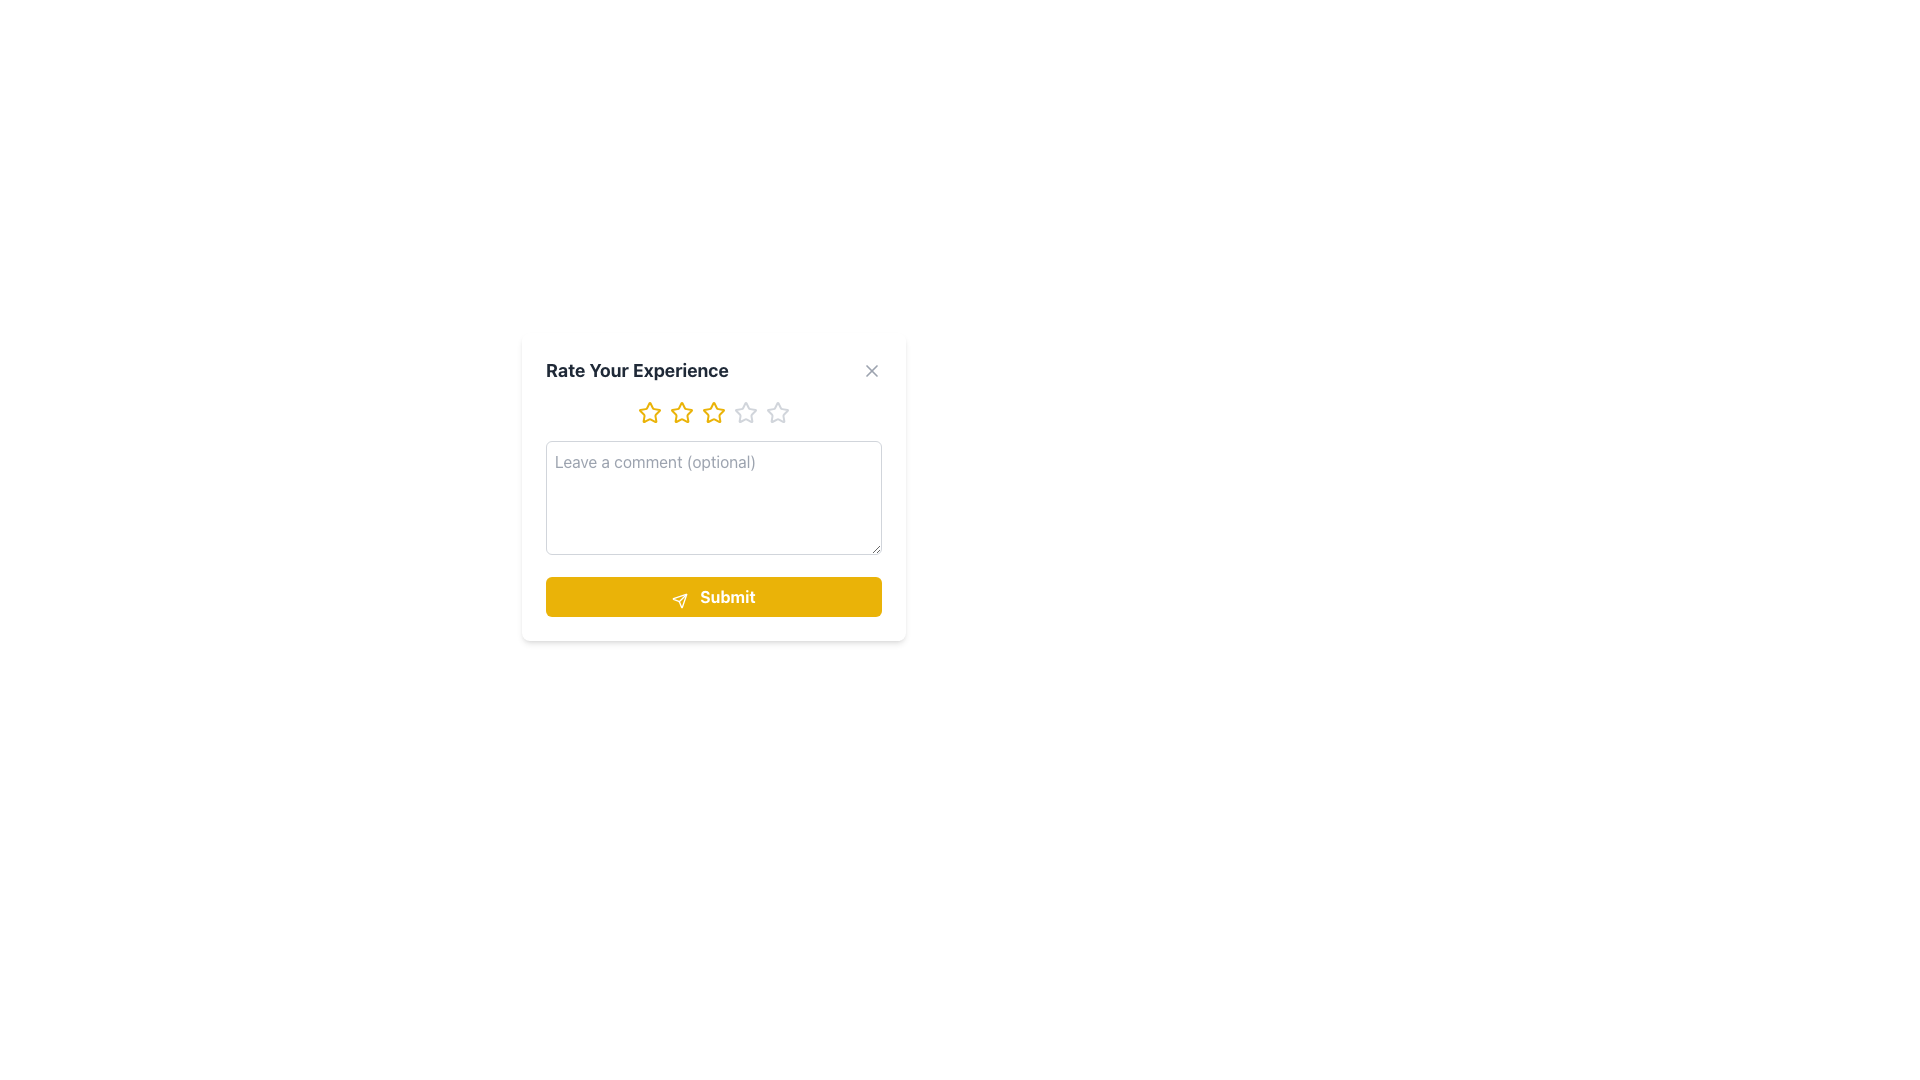  Describe the element at coordinates (680, 600) in the screenshot. I see `the 'send' icon within the 'Submit' button in the 'Rate Your Experience' dialog box` at that location.